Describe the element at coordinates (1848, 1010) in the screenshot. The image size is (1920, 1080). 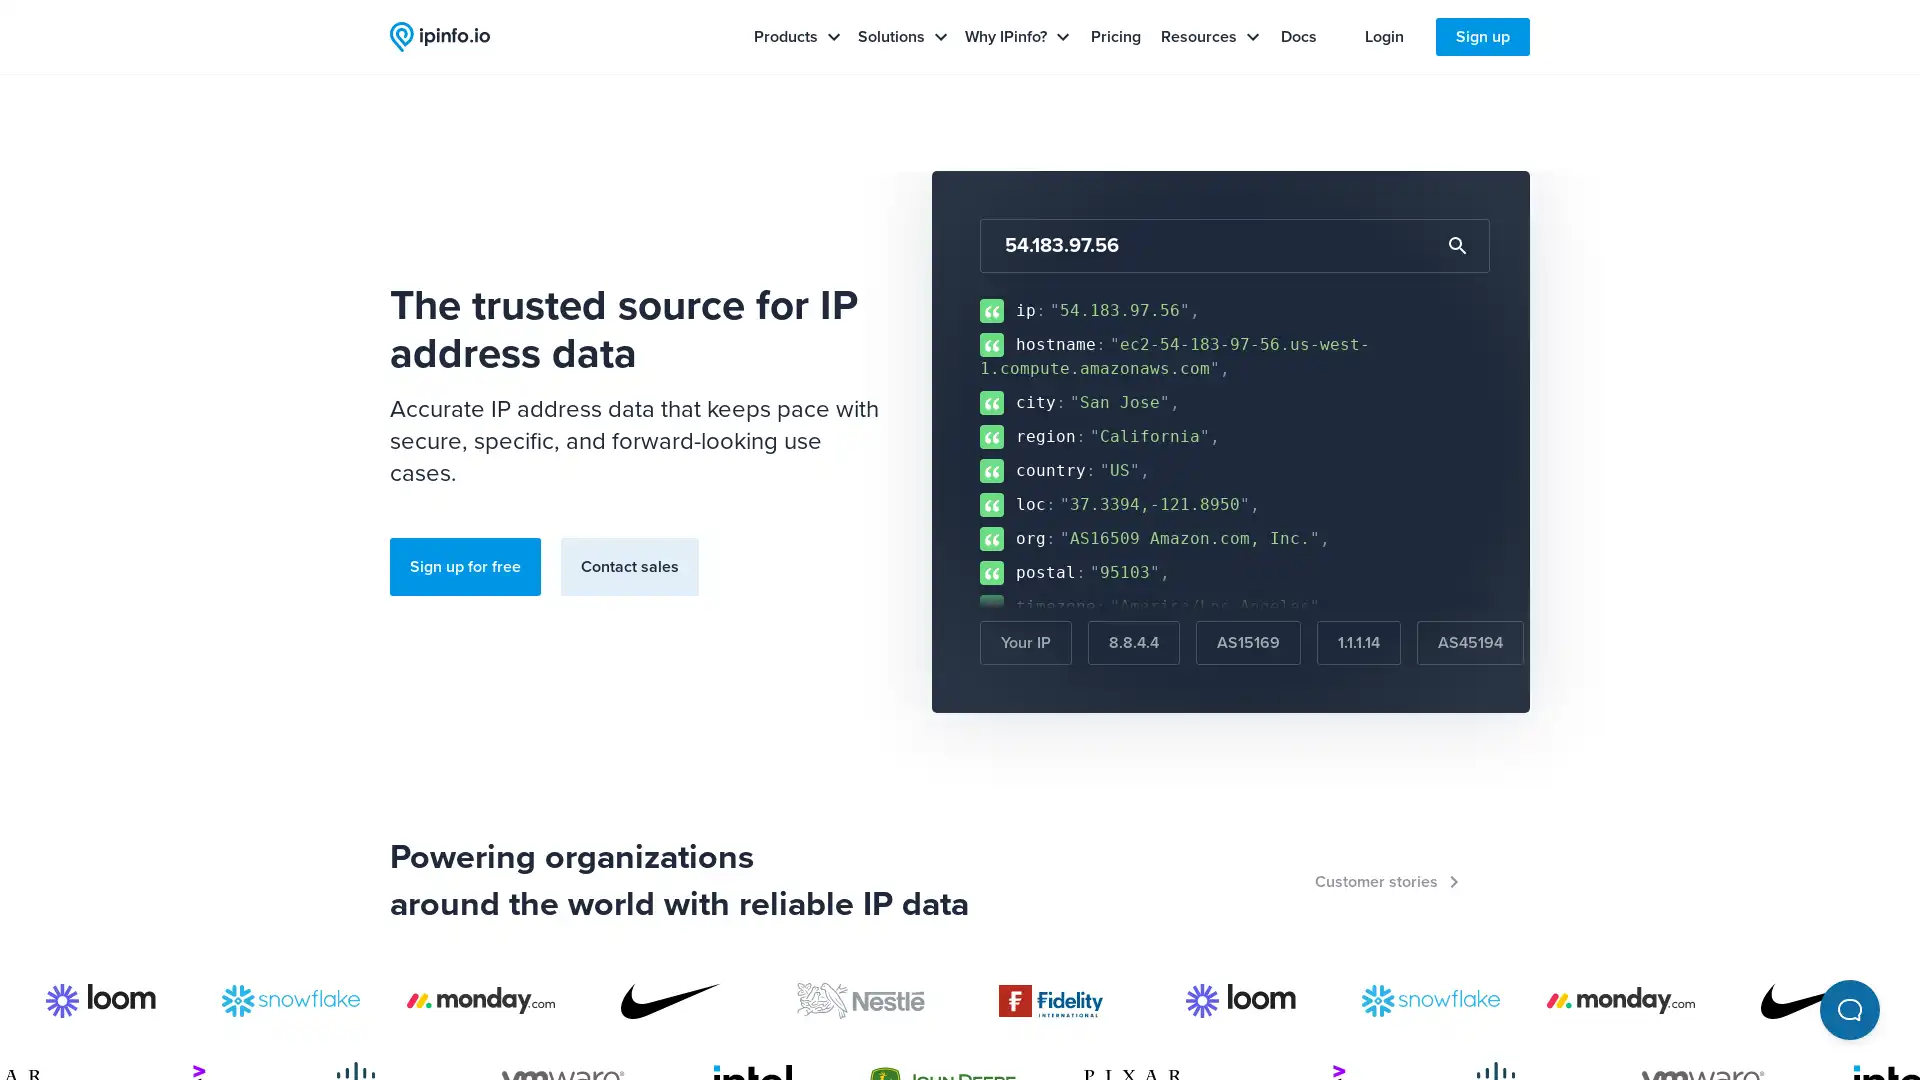
I see `Load Chat` at that location.